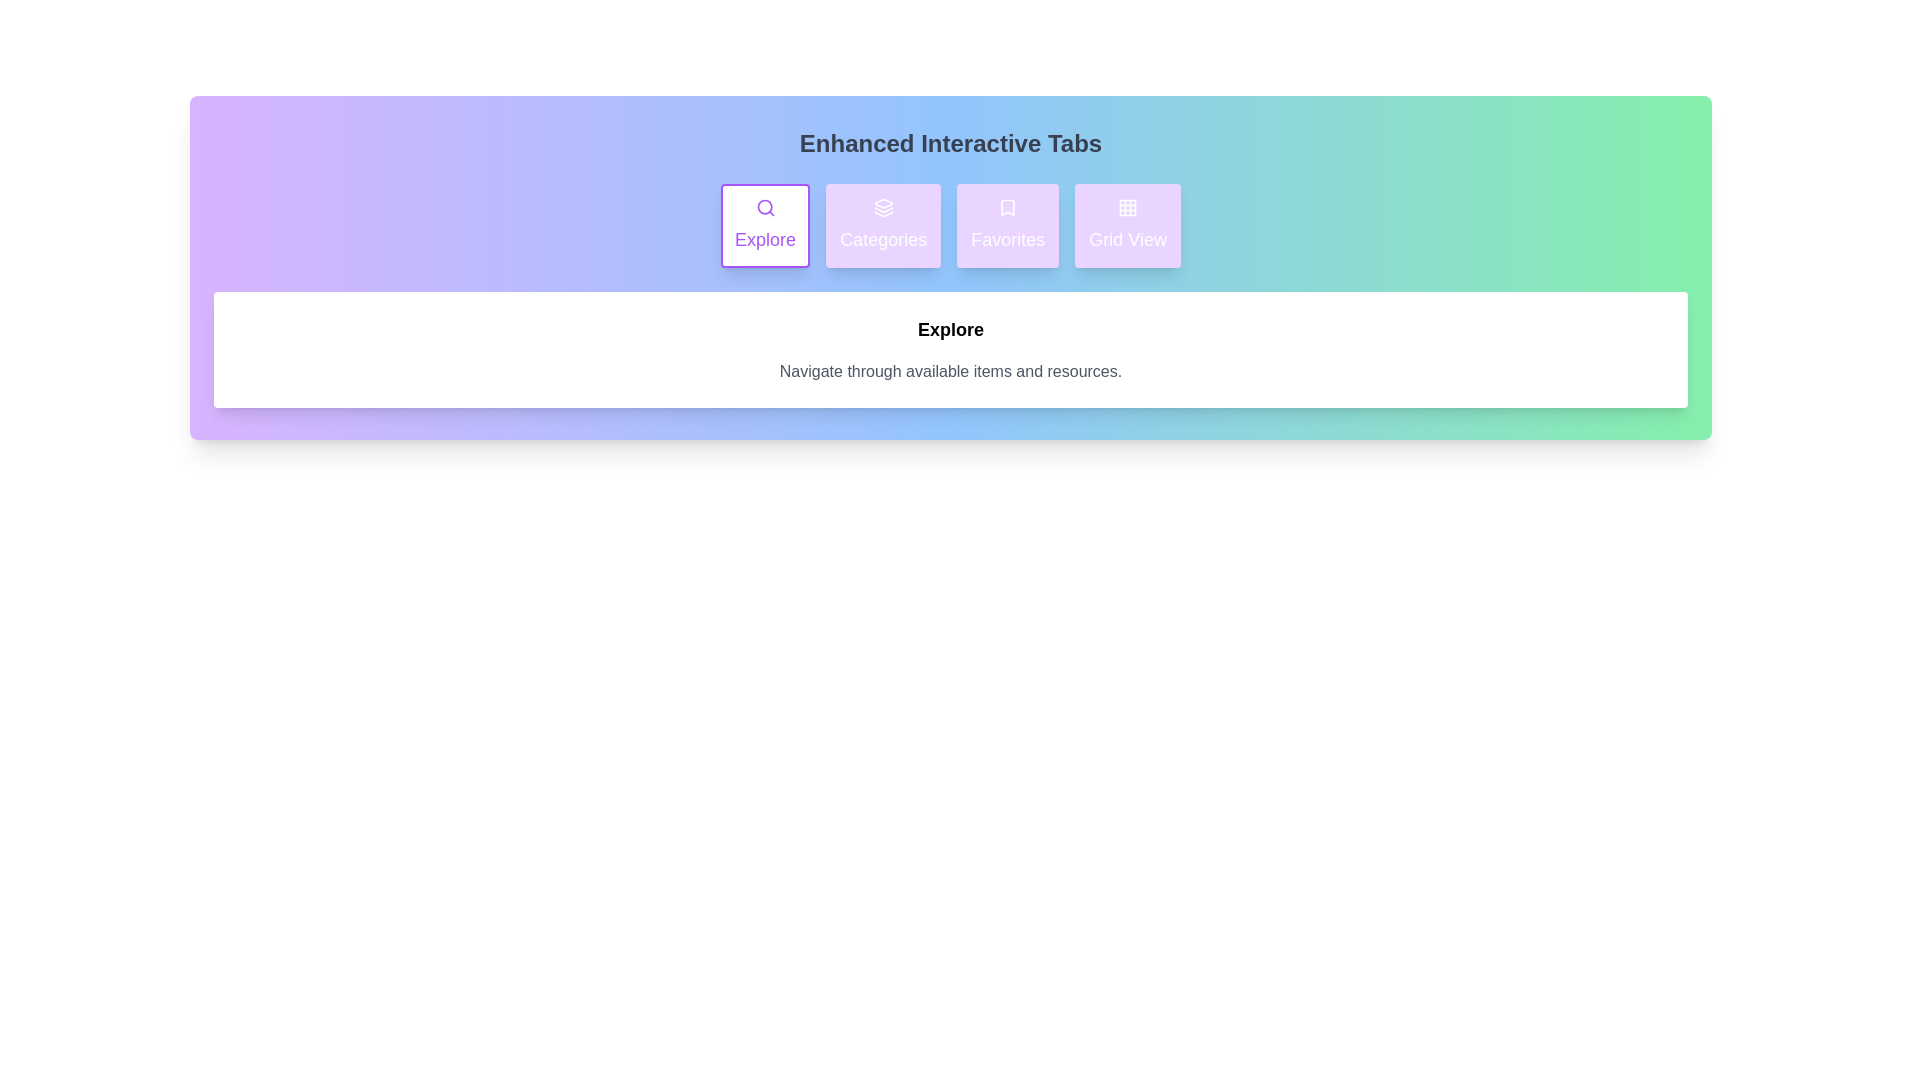 This screenshot has width=1920, height=1080. I want to click on the 'Categories' tab to activate it, so click(882, 225).